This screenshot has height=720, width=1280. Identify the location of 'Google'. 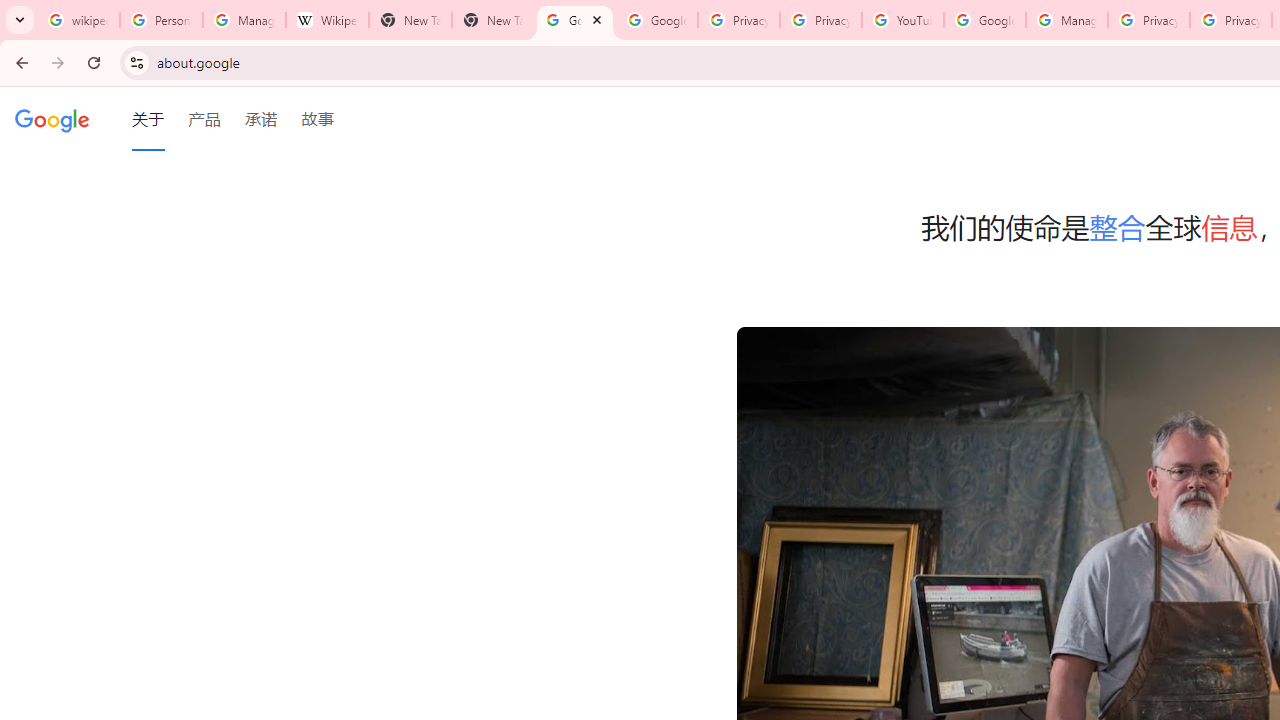
(52, 119).